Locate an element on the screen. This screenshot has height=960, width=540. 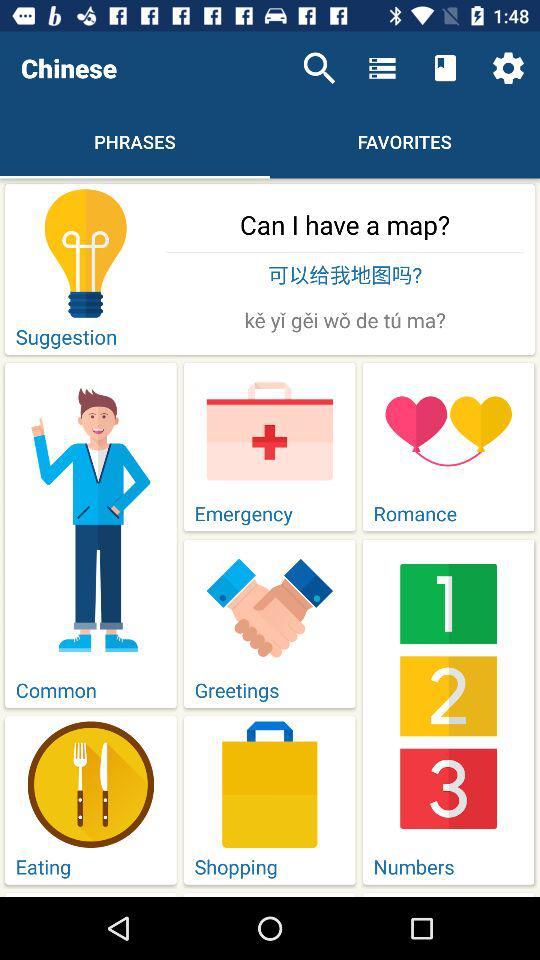
icon above can i have icon is located at coordinates (319, 68).